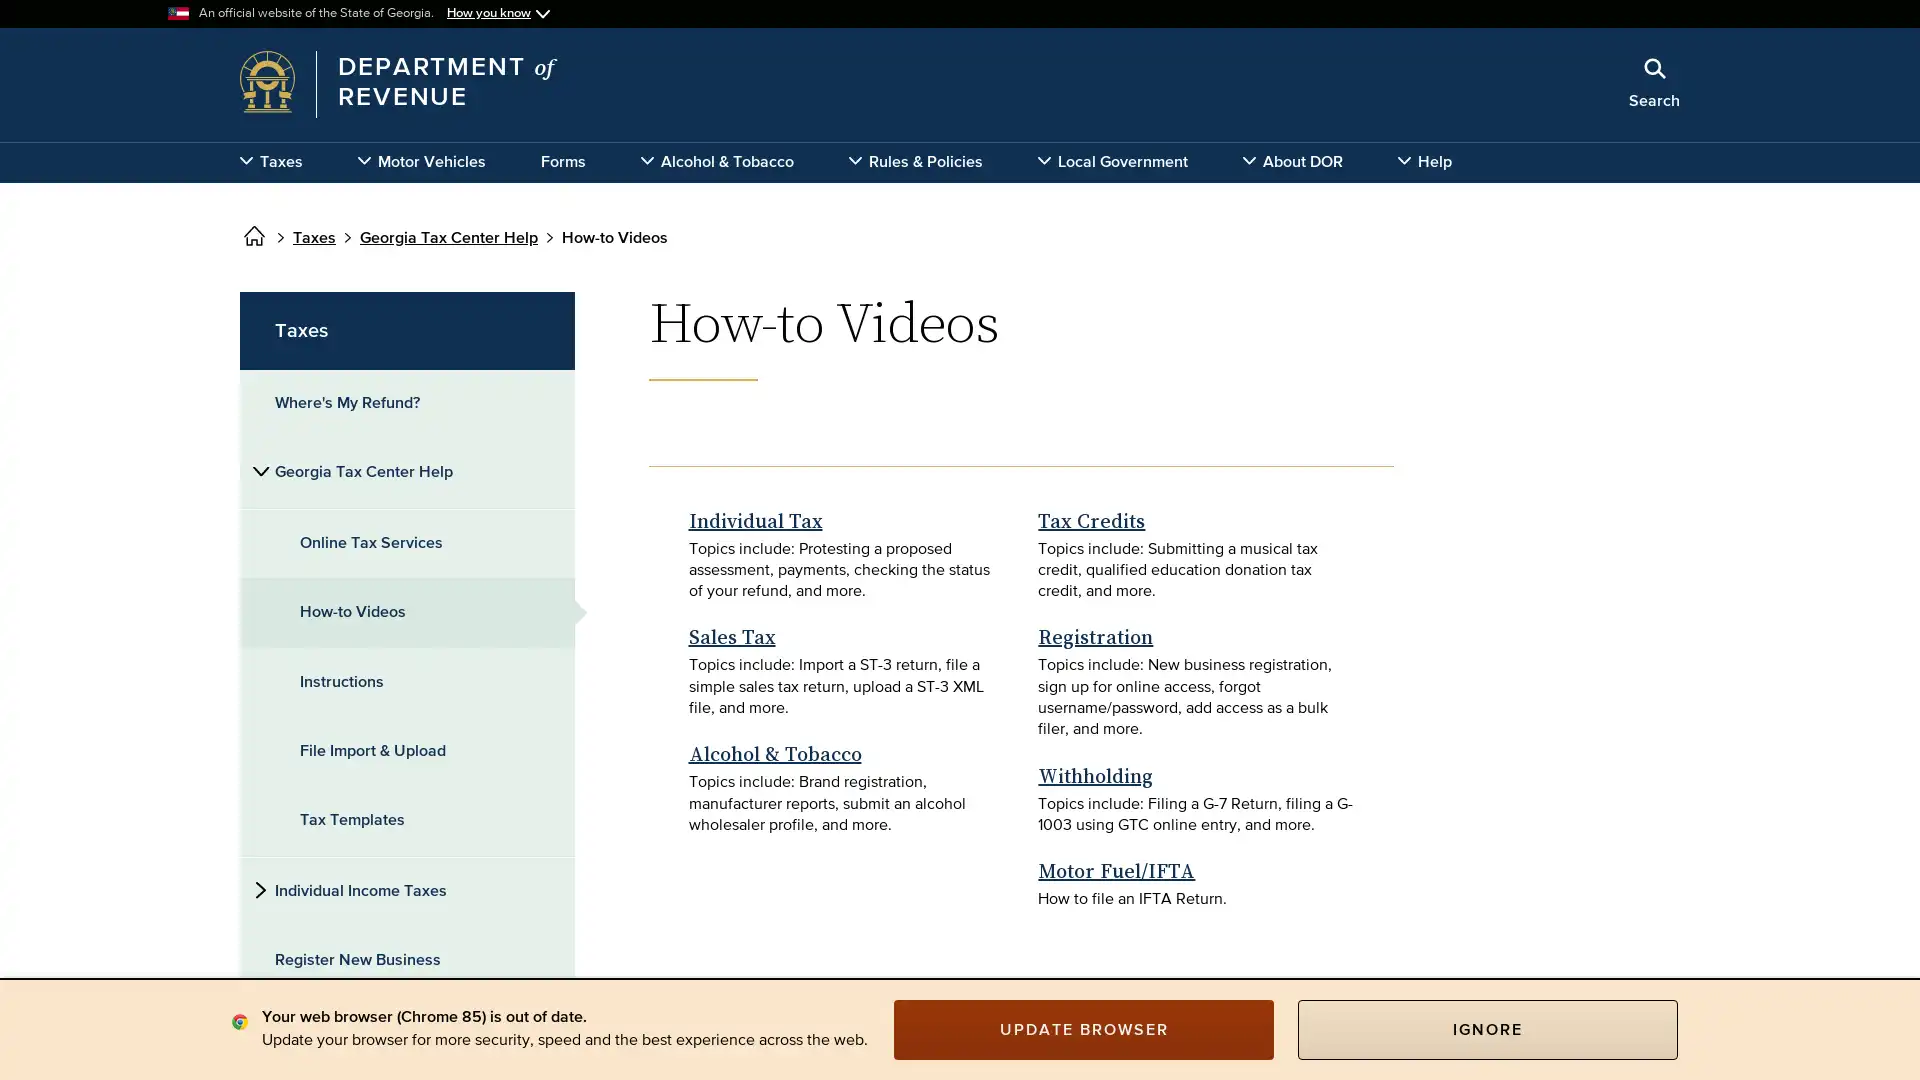 This screenshot has height=1080, width=1920. I want to click on Search, so click(1654, 85).